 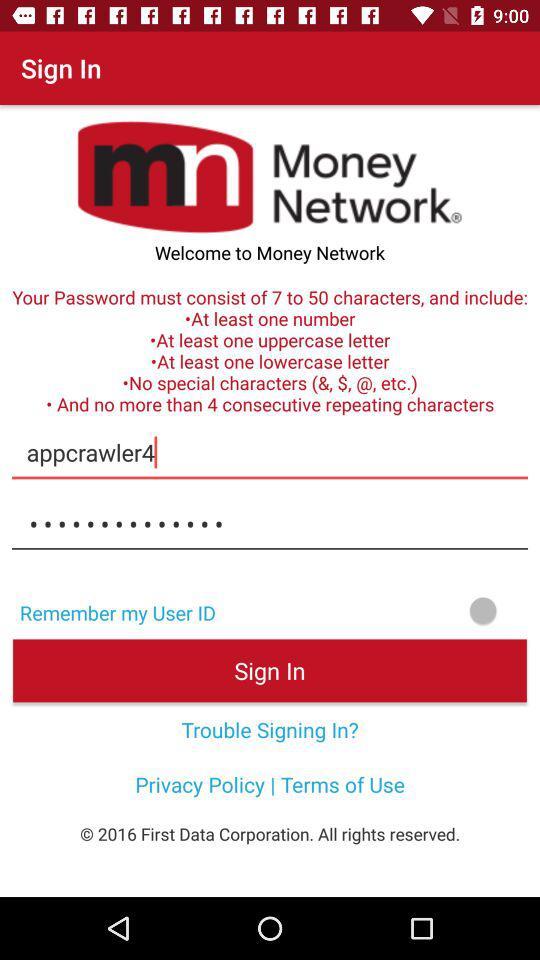 I want to click on the privacy policy terms, so click(x=270, y=784).